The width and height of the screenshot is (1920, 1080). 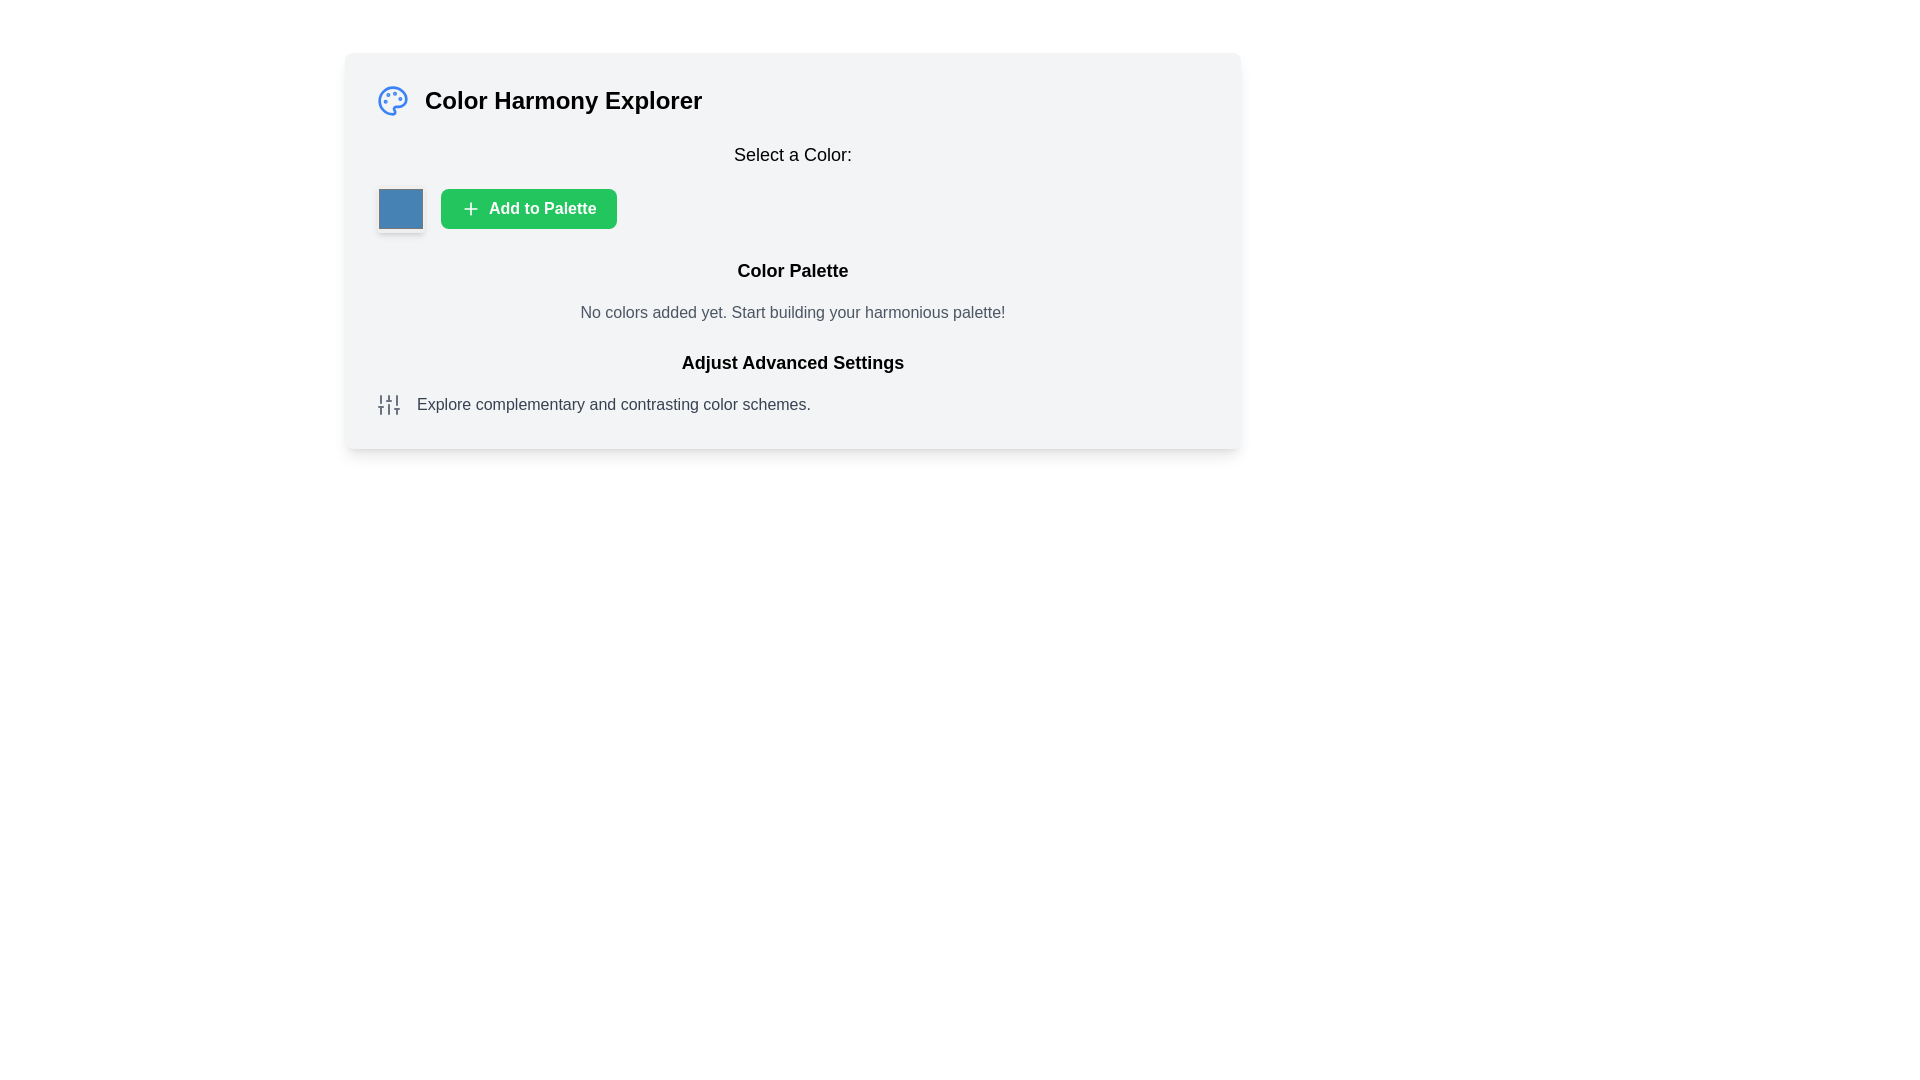 What do you see at coordinates (393, 100) in the screenshot?
I see `the palette icon located in the top-left quadrant of the interface, adjacent to the 'Color Harmony Explorer' text` at bounding box center [393, 100].